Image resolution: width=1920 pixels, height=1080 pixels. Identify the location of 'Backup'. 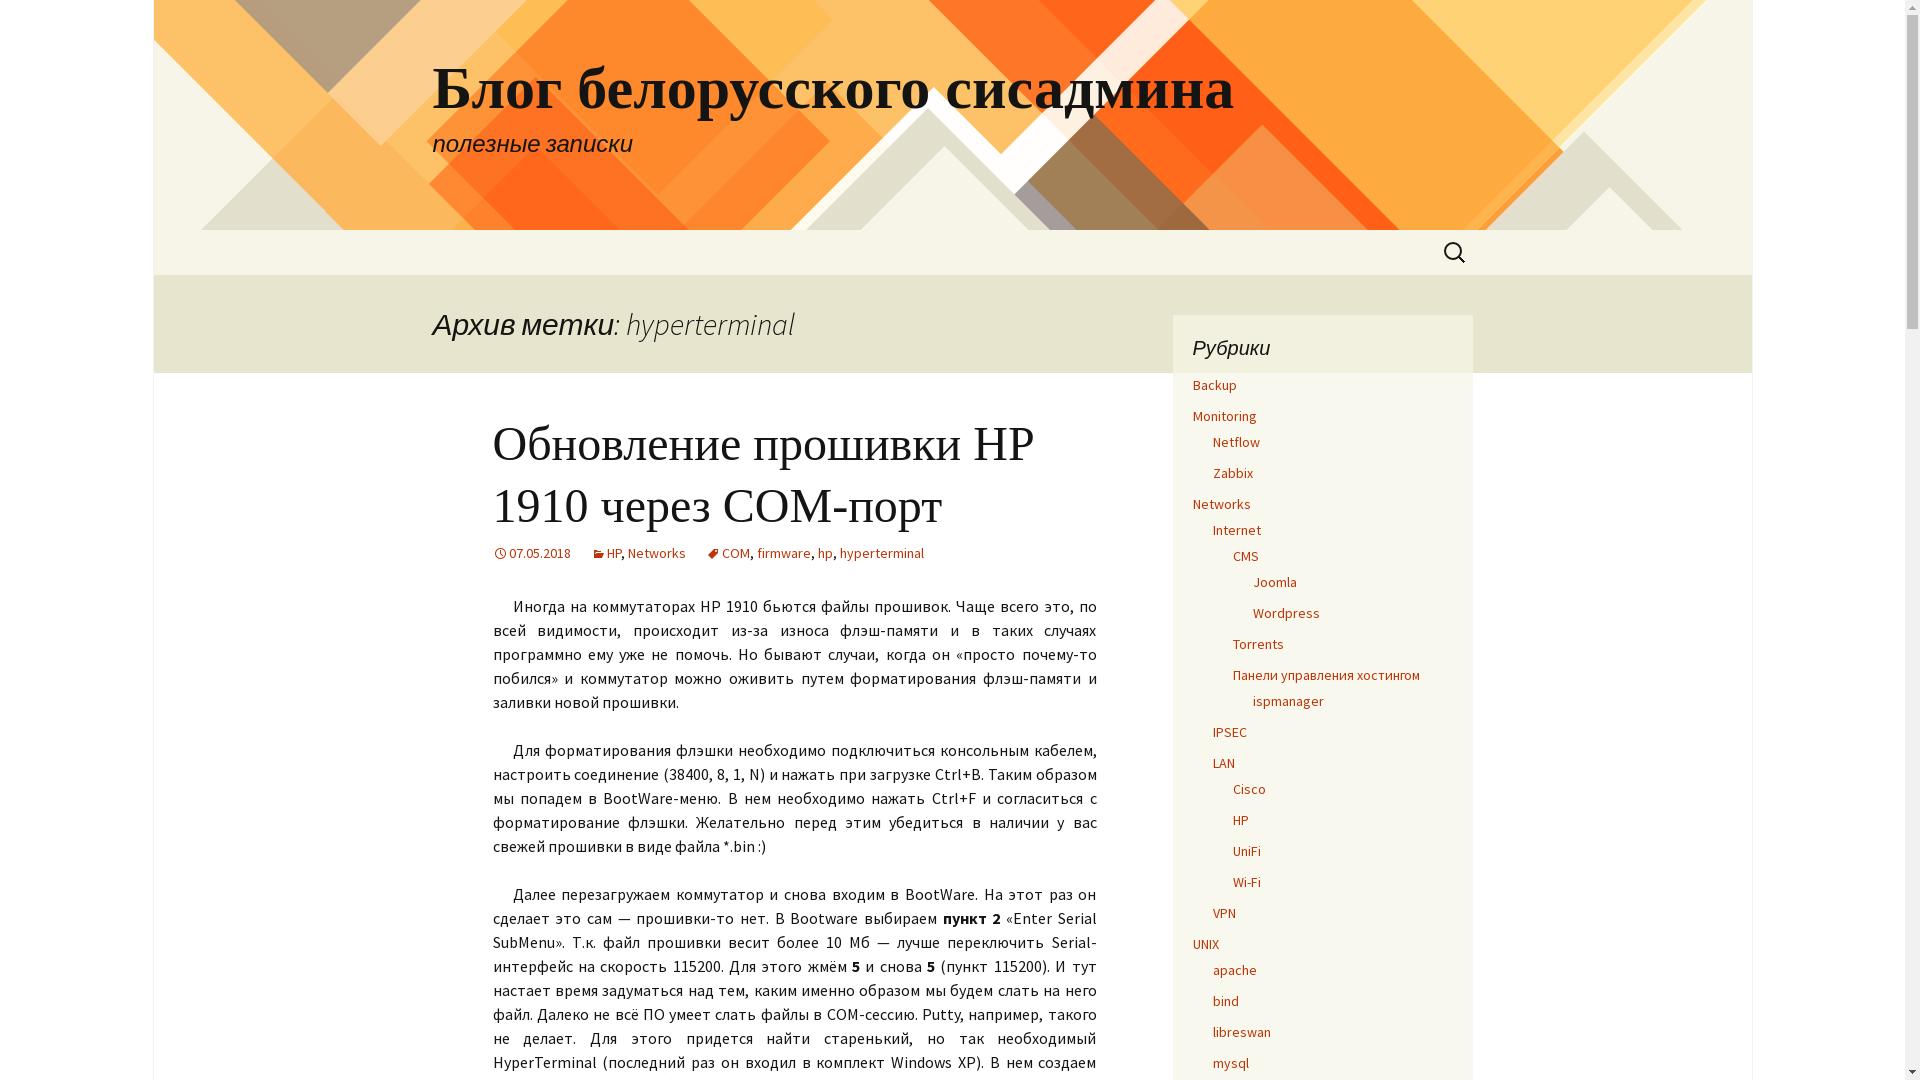
(1213, 385).